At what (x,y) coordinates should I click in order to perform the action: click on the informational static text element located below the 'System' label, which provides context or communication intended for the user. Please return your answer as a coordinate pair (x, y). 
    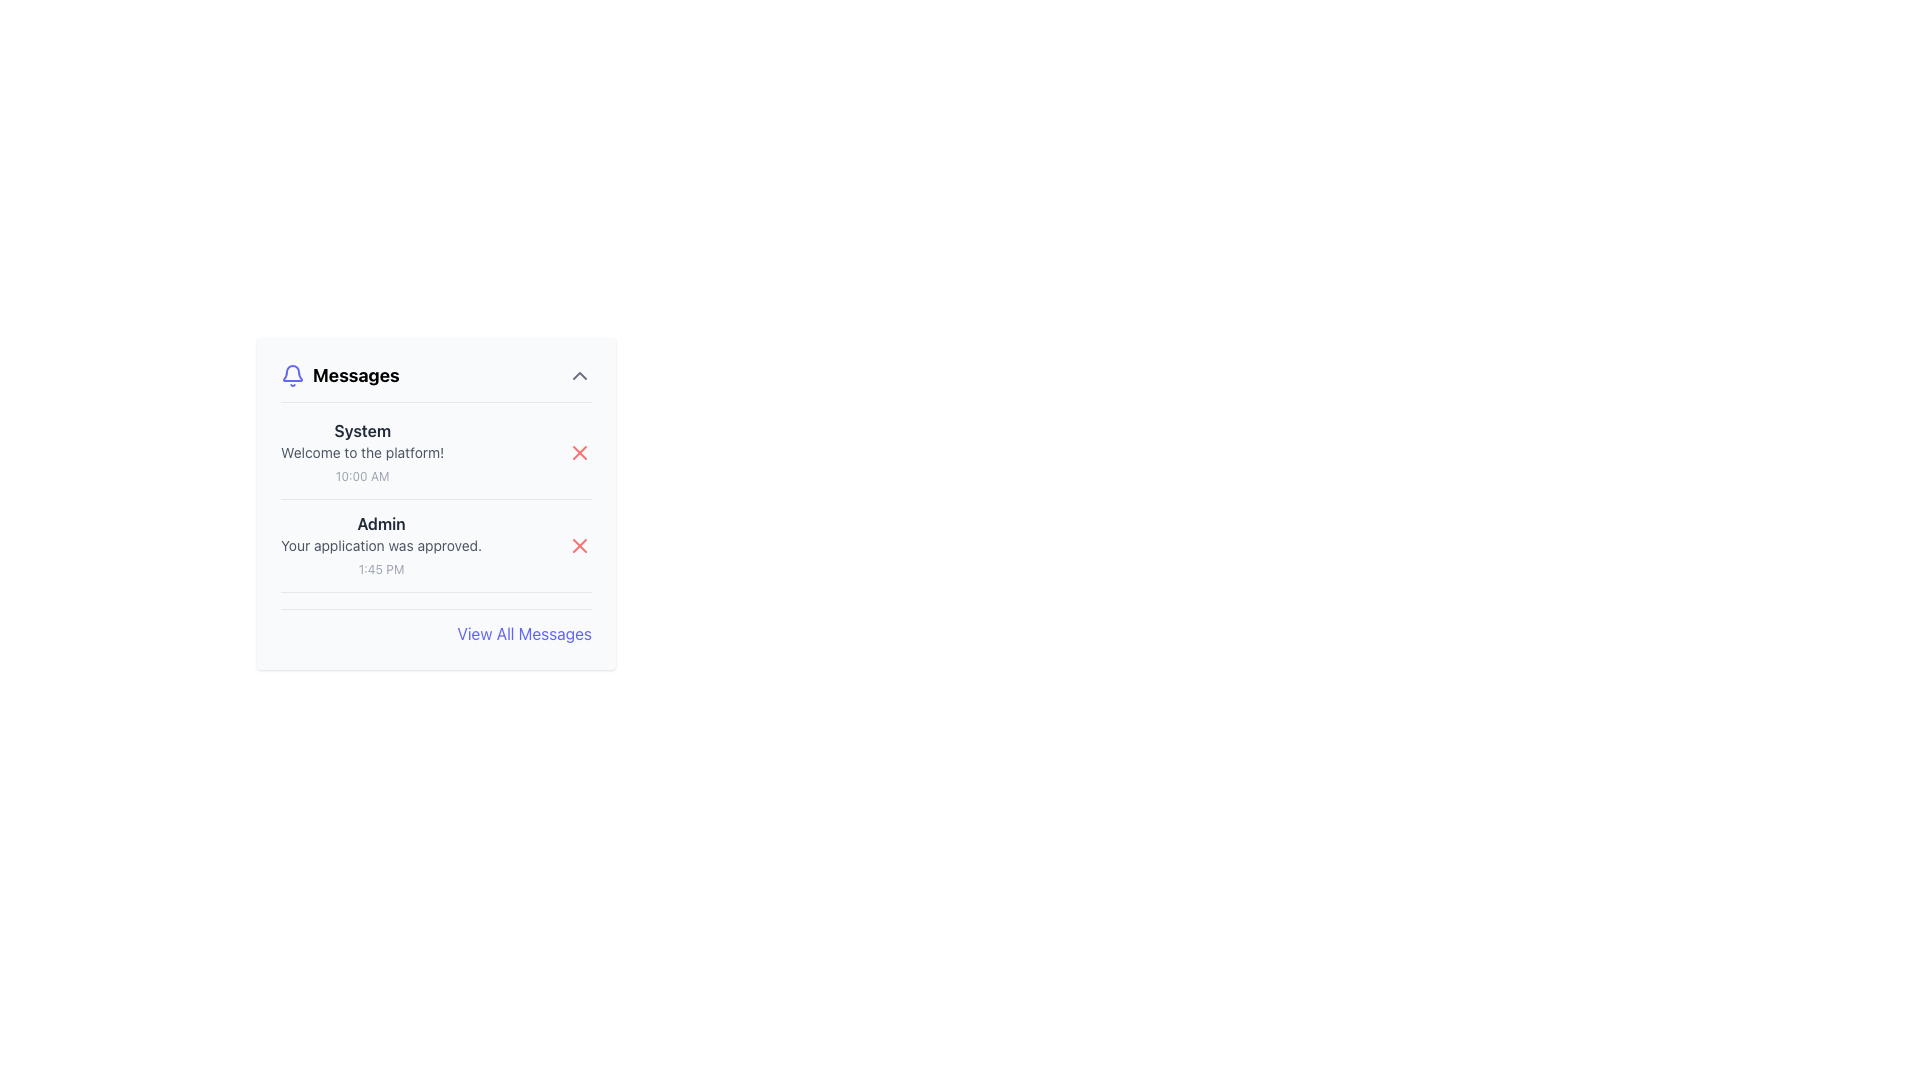
    Looking at the image, I should click on (362, 452).